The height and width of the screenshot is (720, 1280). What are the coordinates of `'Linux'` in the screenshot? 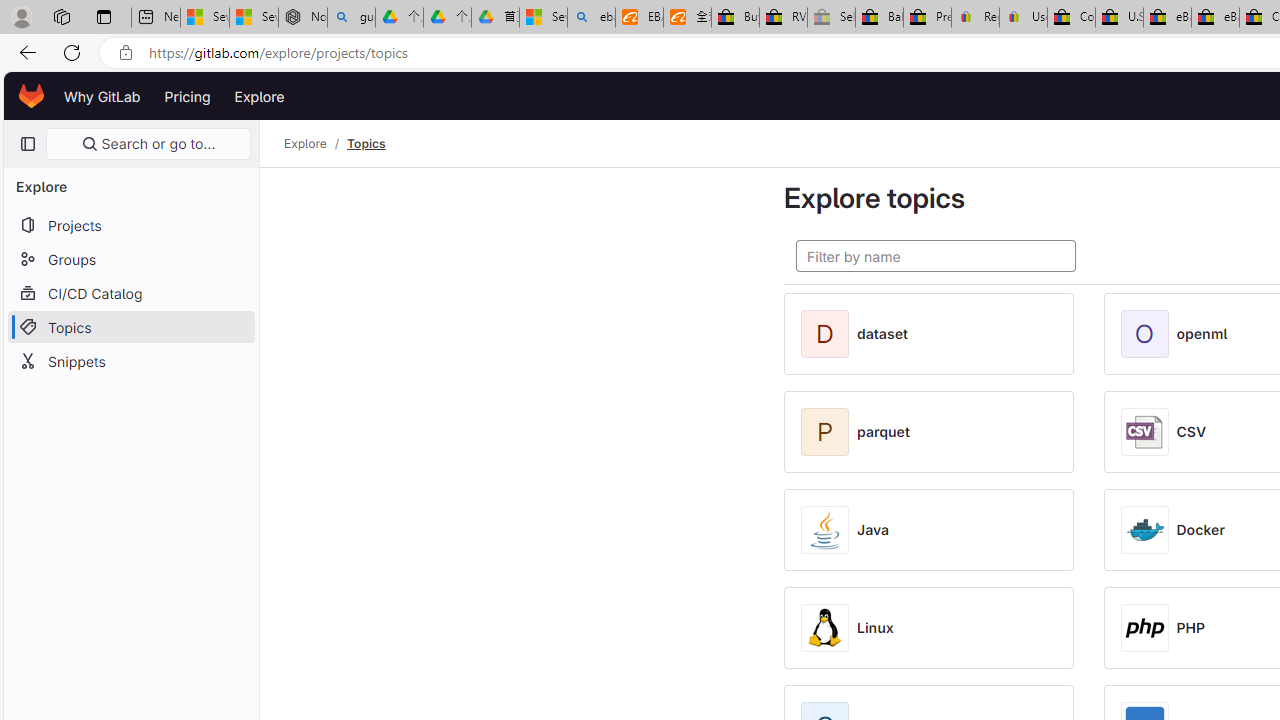 It's located at (875, 627).